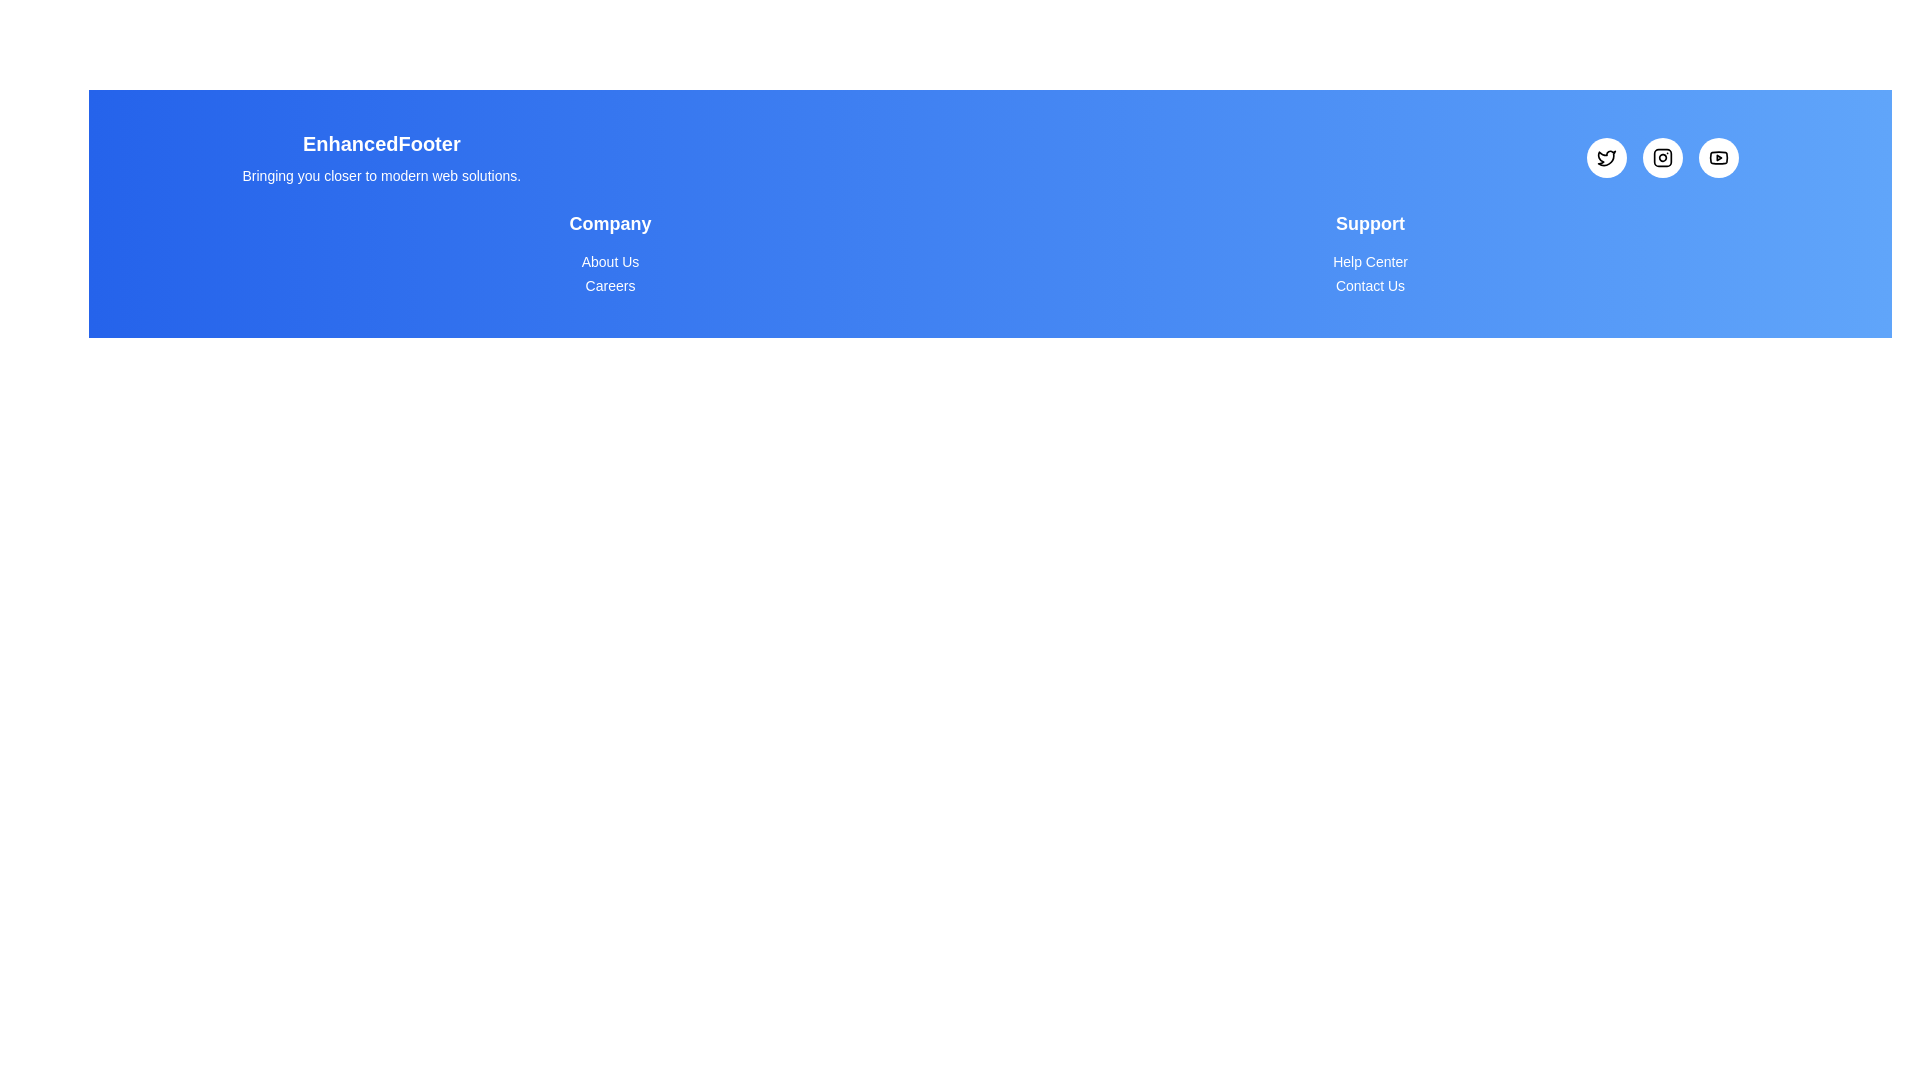 Image resolution: width=1920 pixels, height=1080 pixels. What do you see at coordinates (609, 261) in the screenshot?
I see `the 'About Us' hyperlink located in the 'Company' section of the footer` at bounding box center [609, 261].